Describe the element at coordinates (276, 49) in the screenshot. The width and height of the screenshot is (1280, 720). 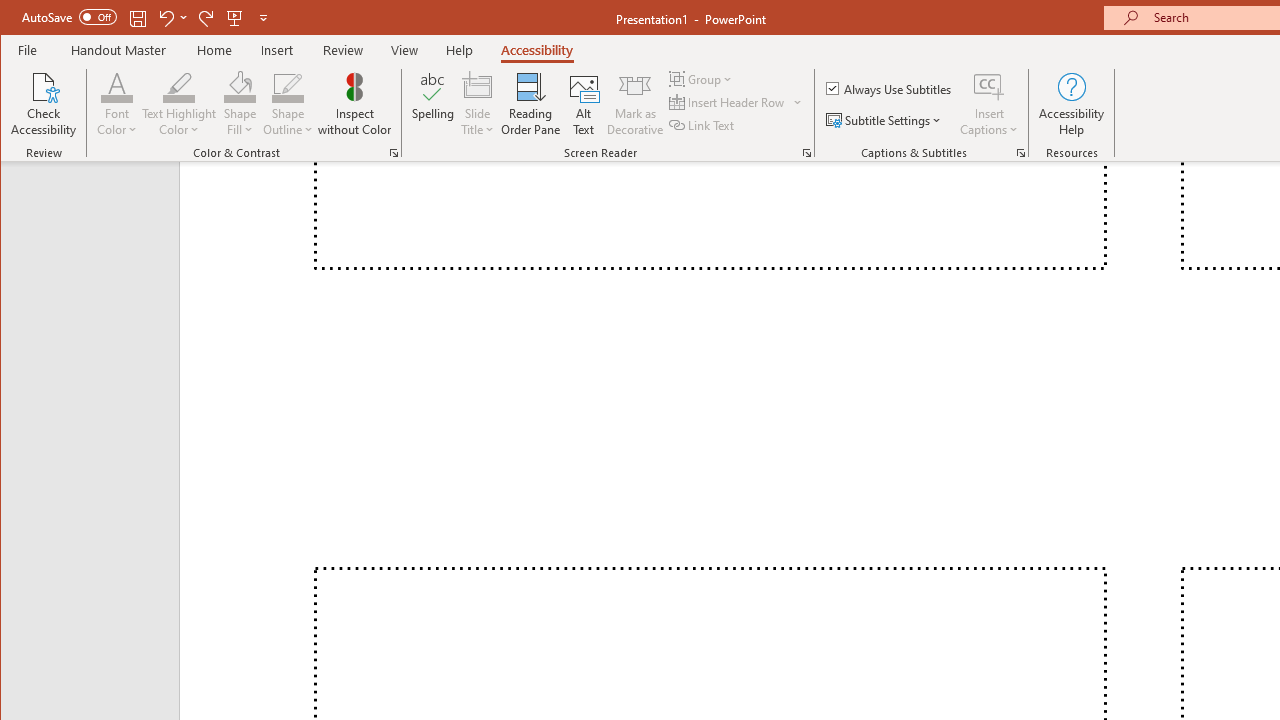
I see `'Insert'` at that location.